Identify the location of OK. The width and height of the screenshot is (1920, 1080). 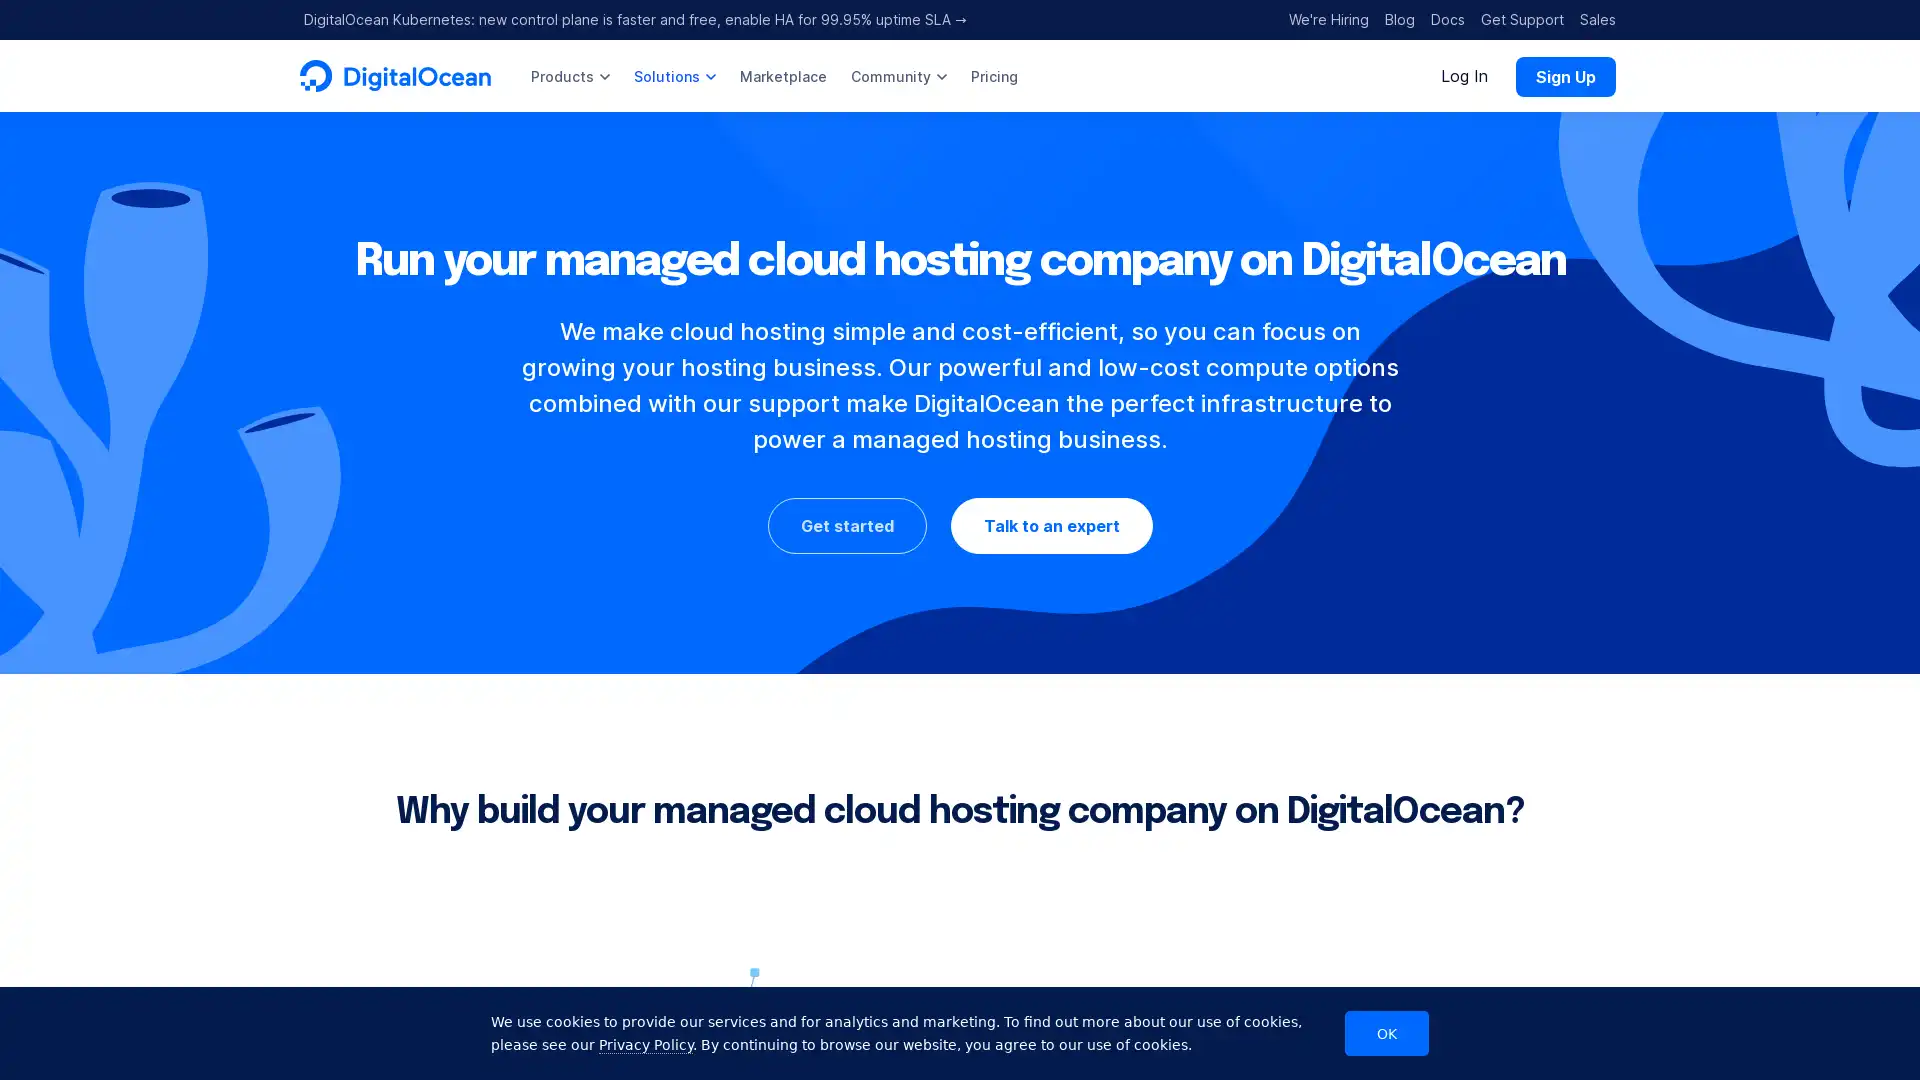
(1386, 1033).